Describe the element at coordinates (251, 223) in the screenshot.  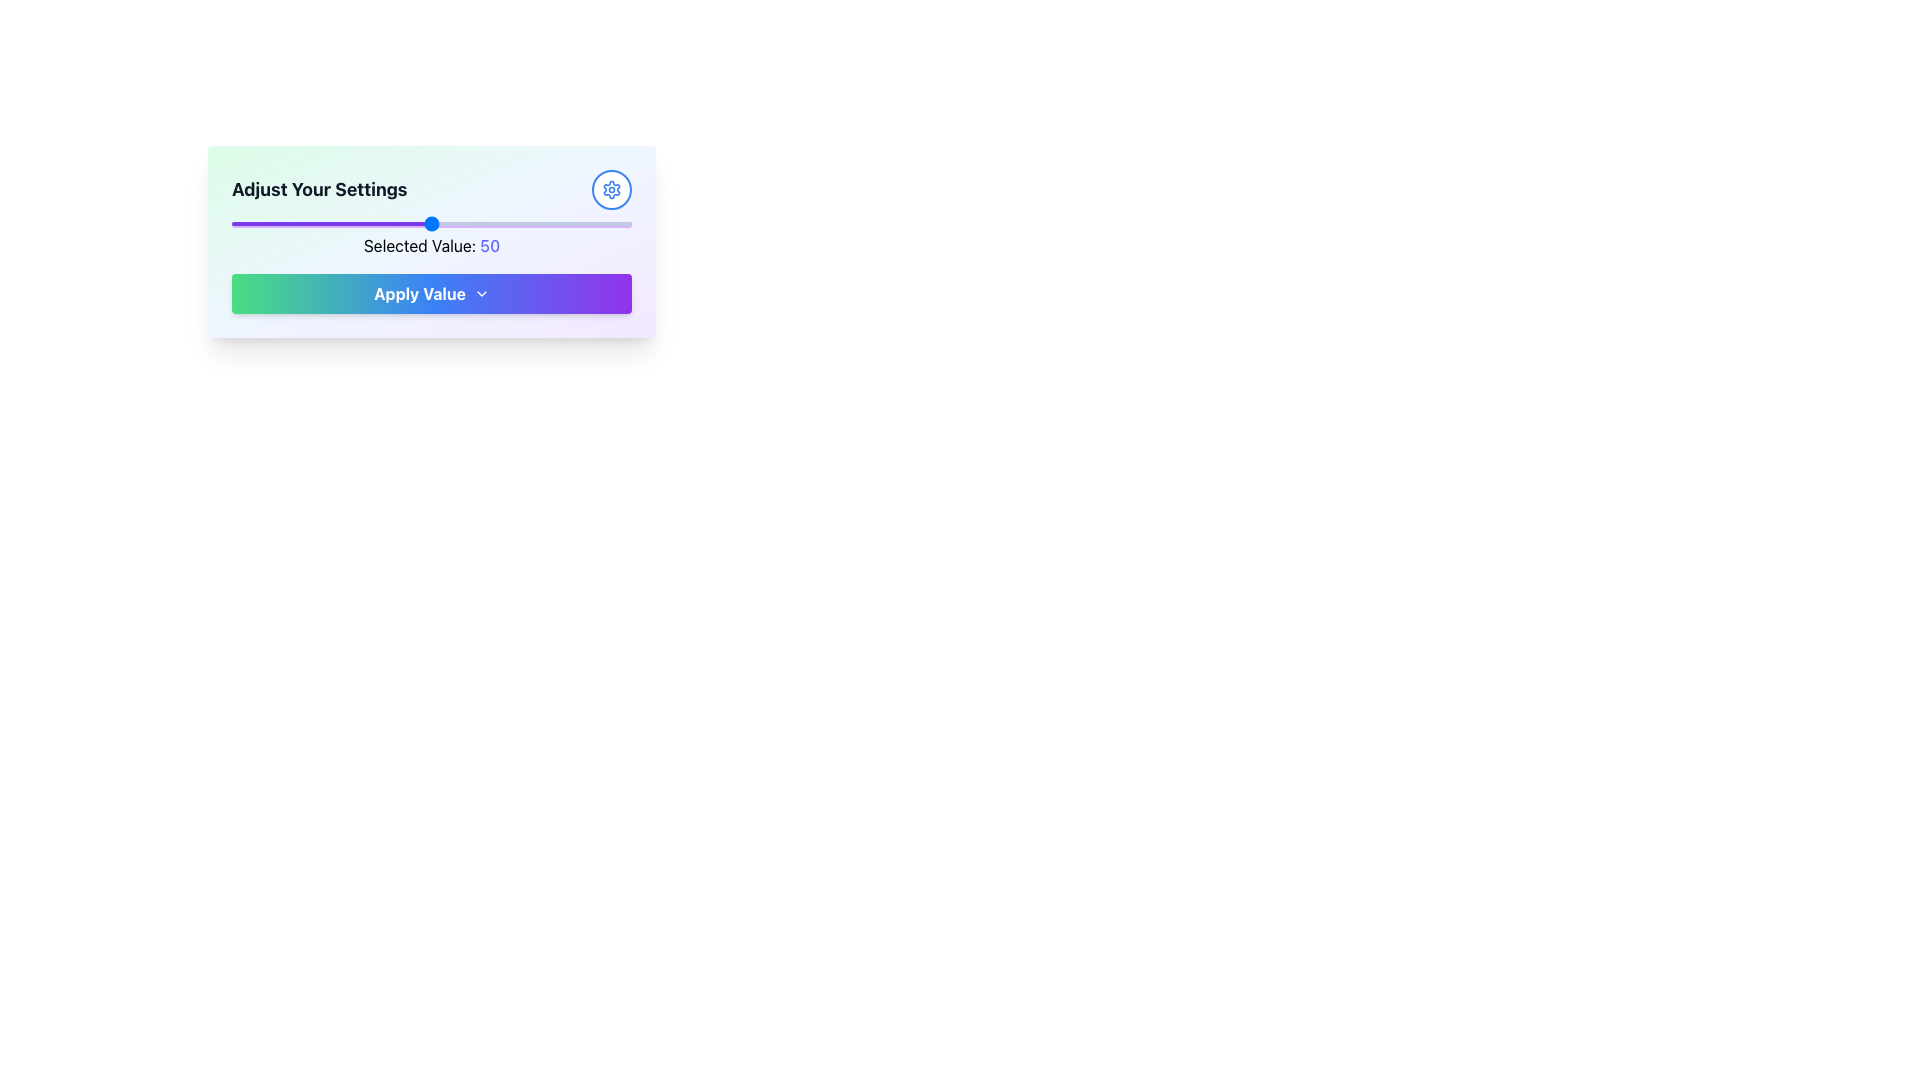
I see `the slider` at that location.